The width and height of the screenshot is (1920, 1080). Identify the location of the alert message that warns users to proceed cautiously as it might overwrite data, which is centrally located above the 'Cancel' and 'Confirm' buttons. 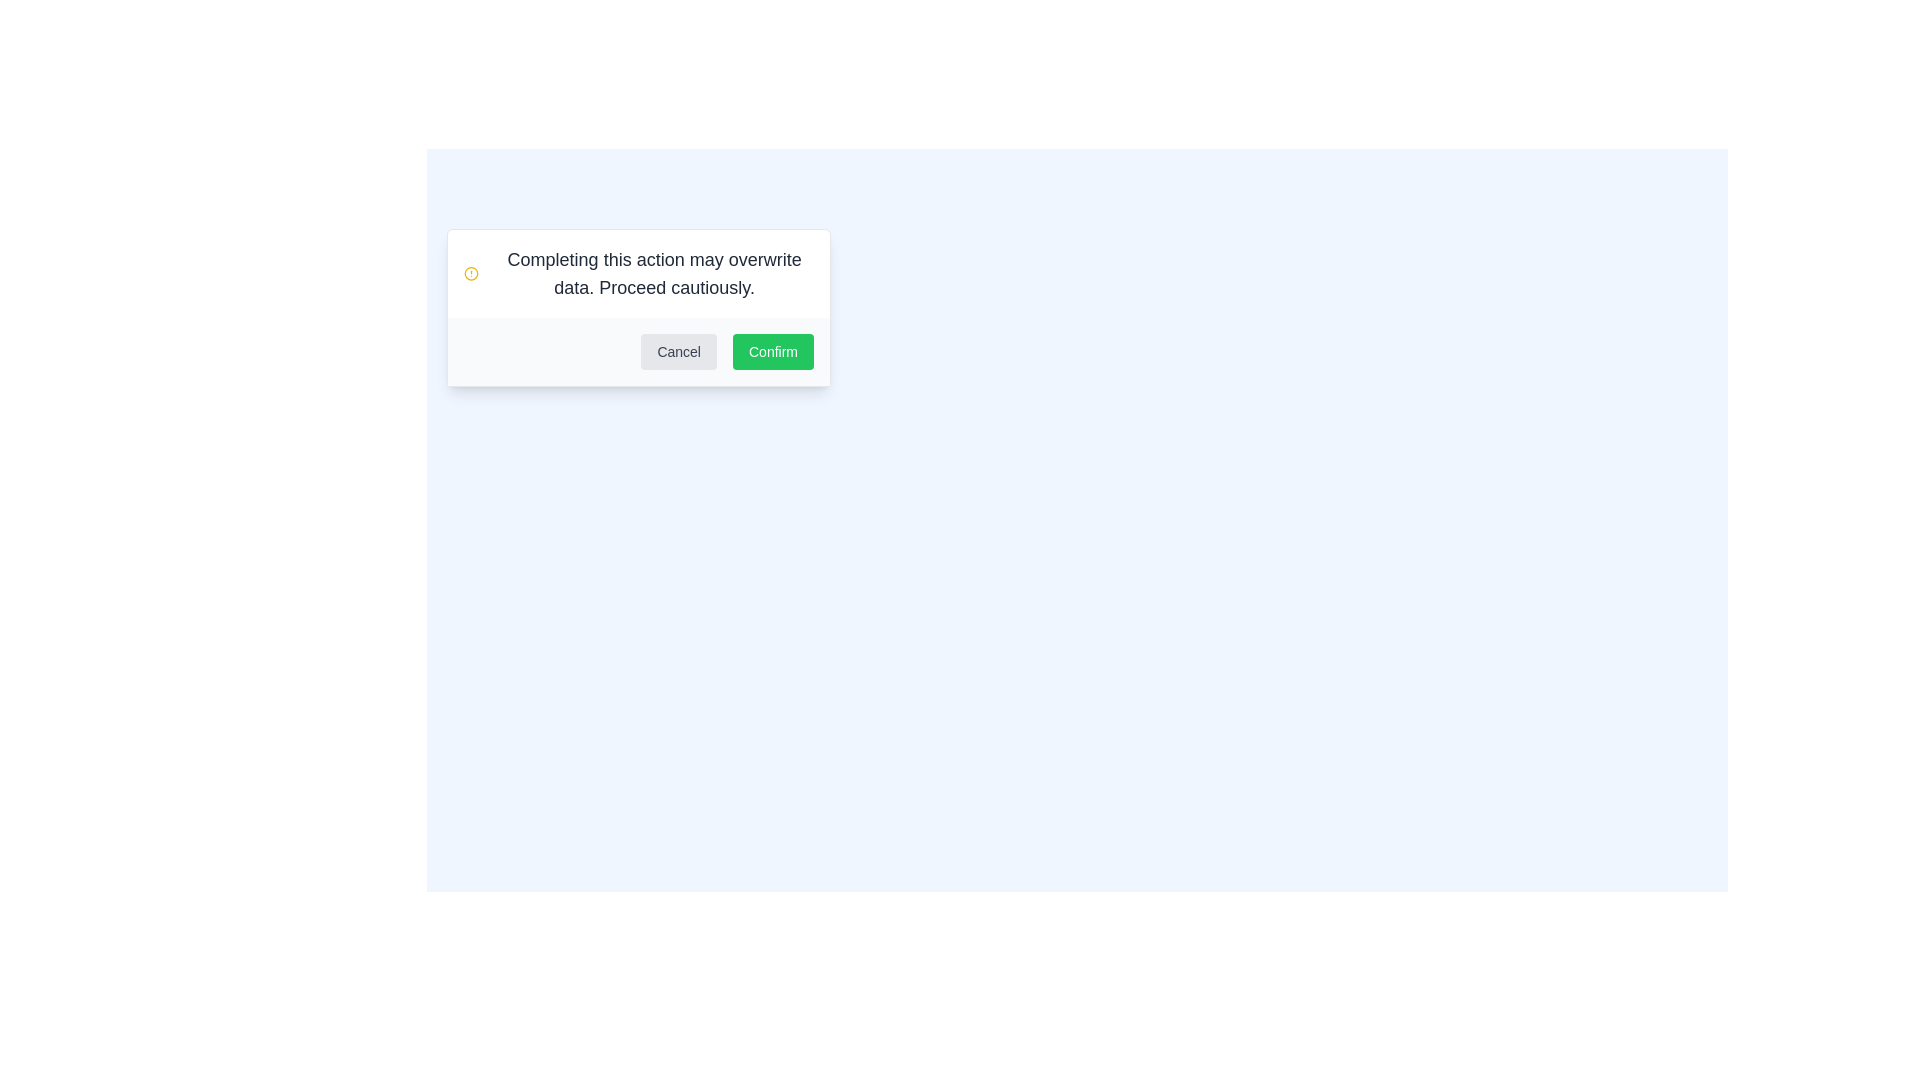
(637, 273).